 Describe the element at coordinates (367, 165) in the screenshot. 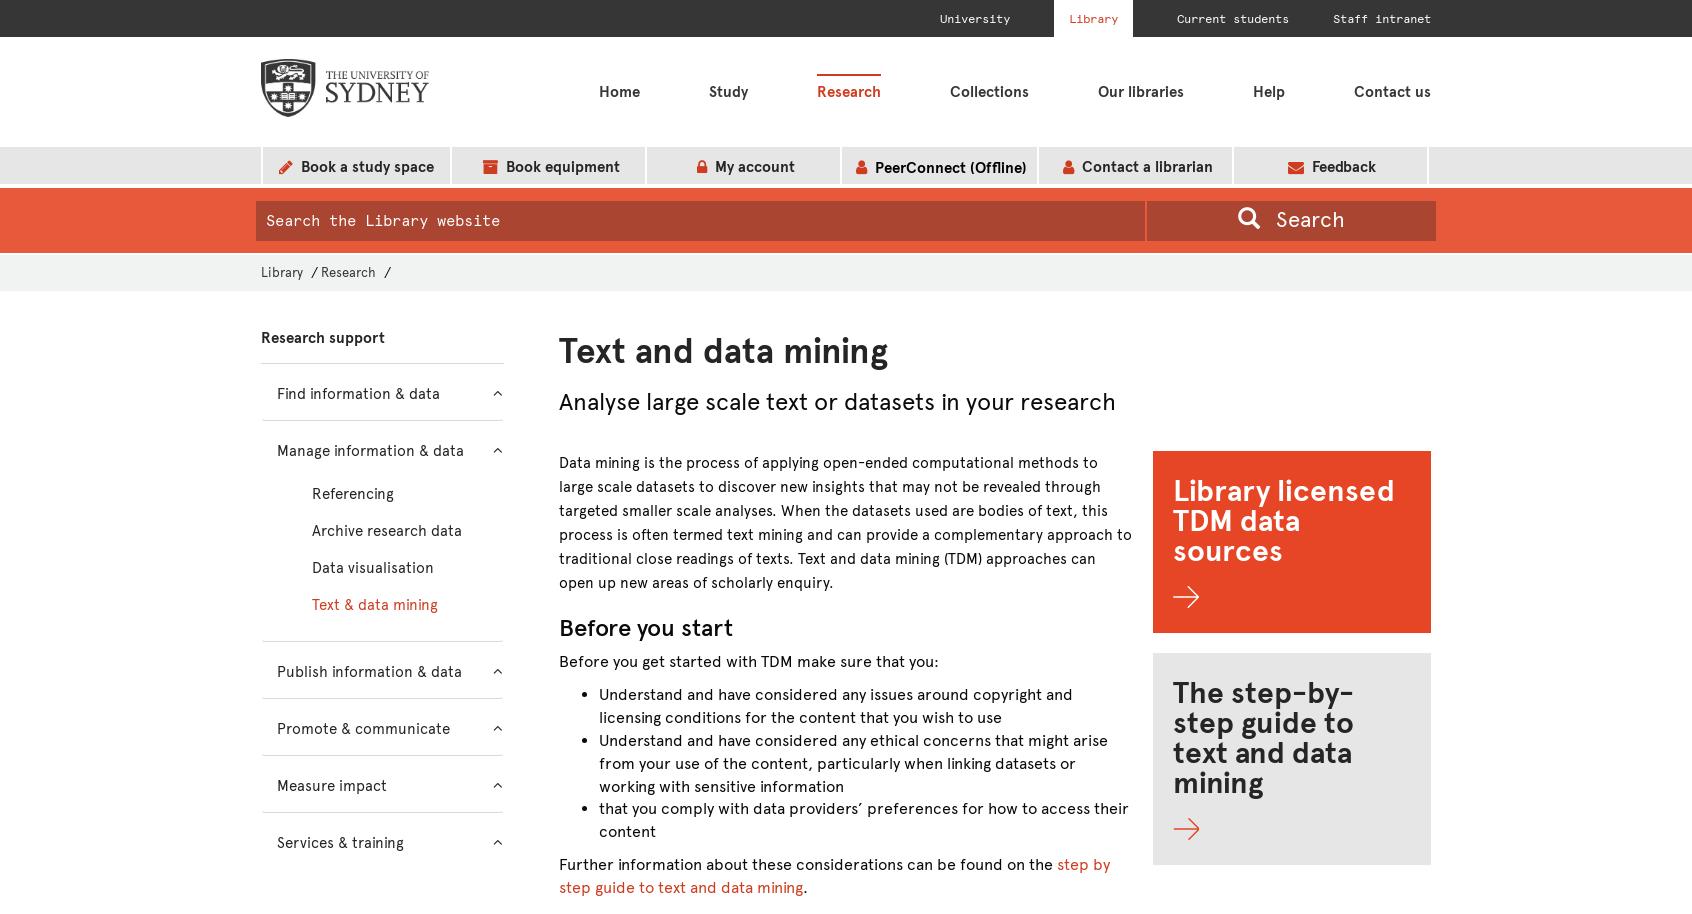

I see `'Book a study space'` at that location.